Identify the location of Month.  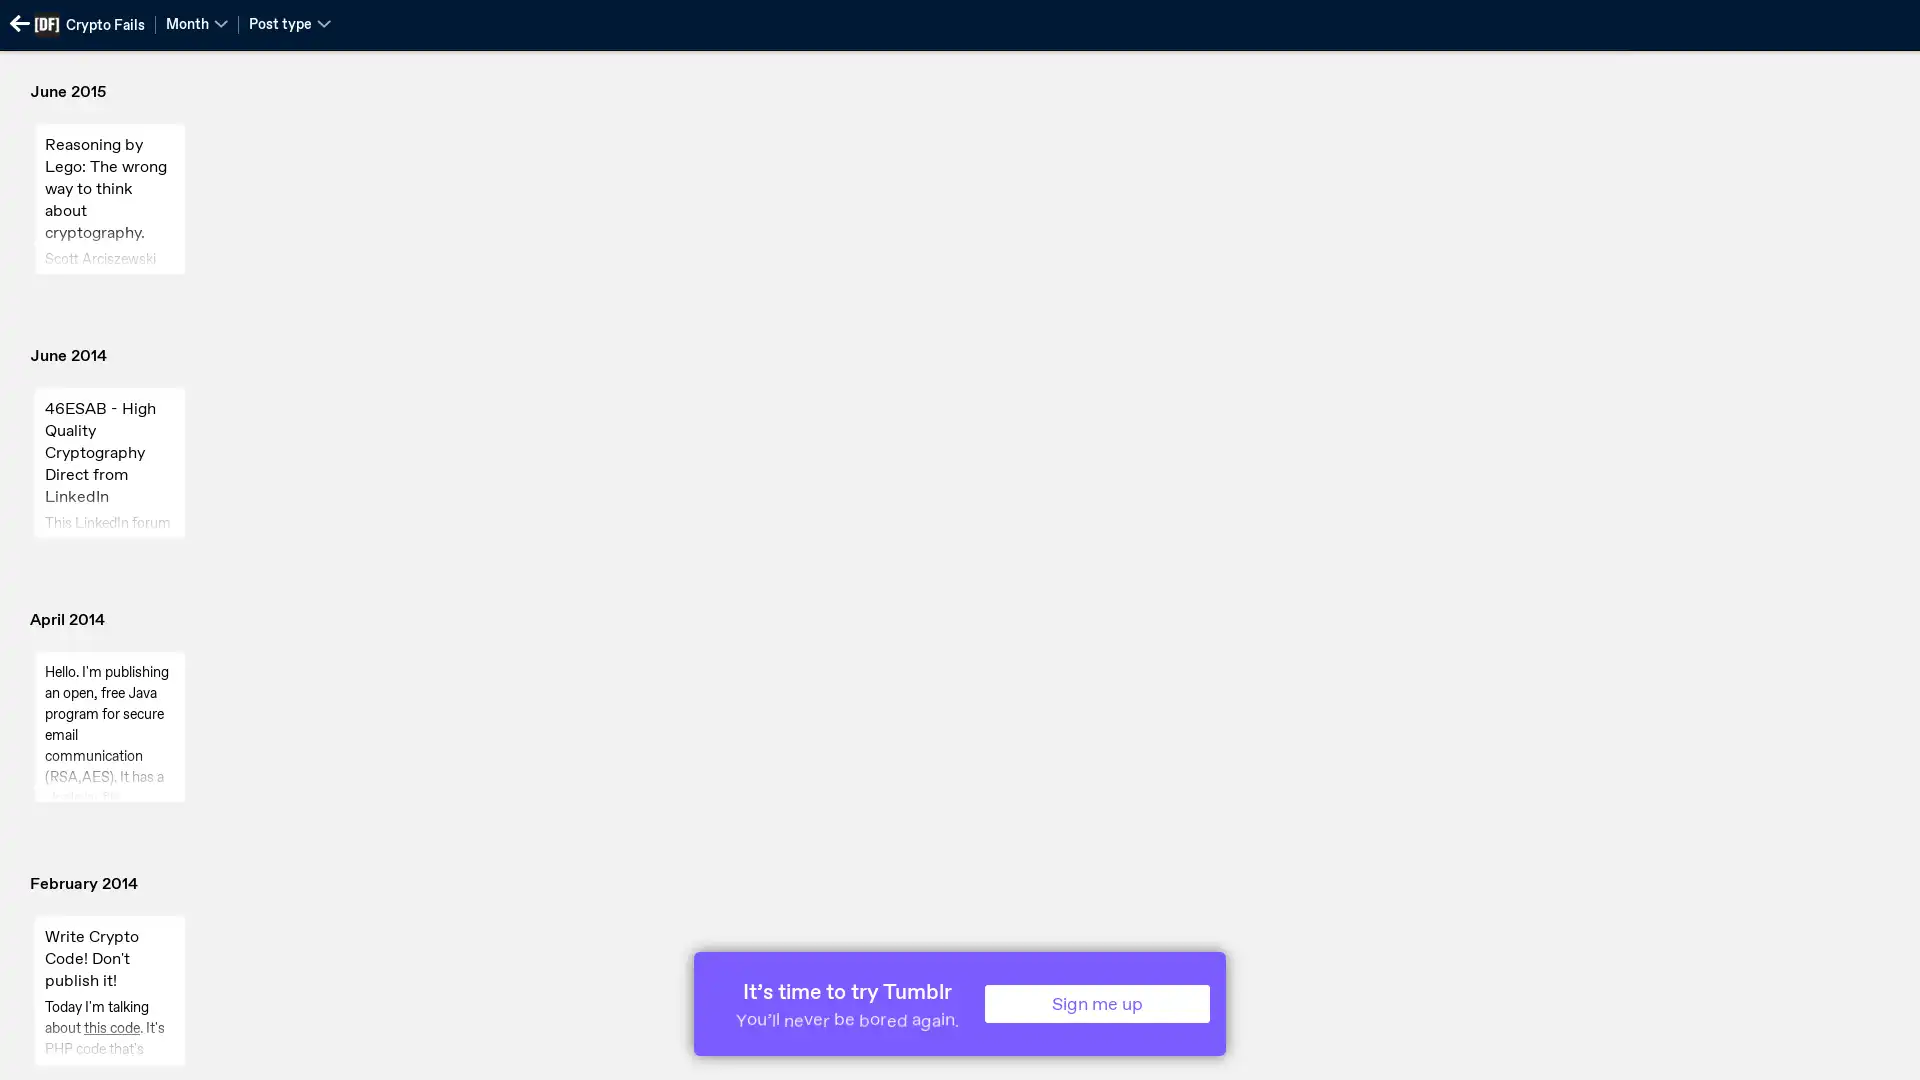
(196, 23).